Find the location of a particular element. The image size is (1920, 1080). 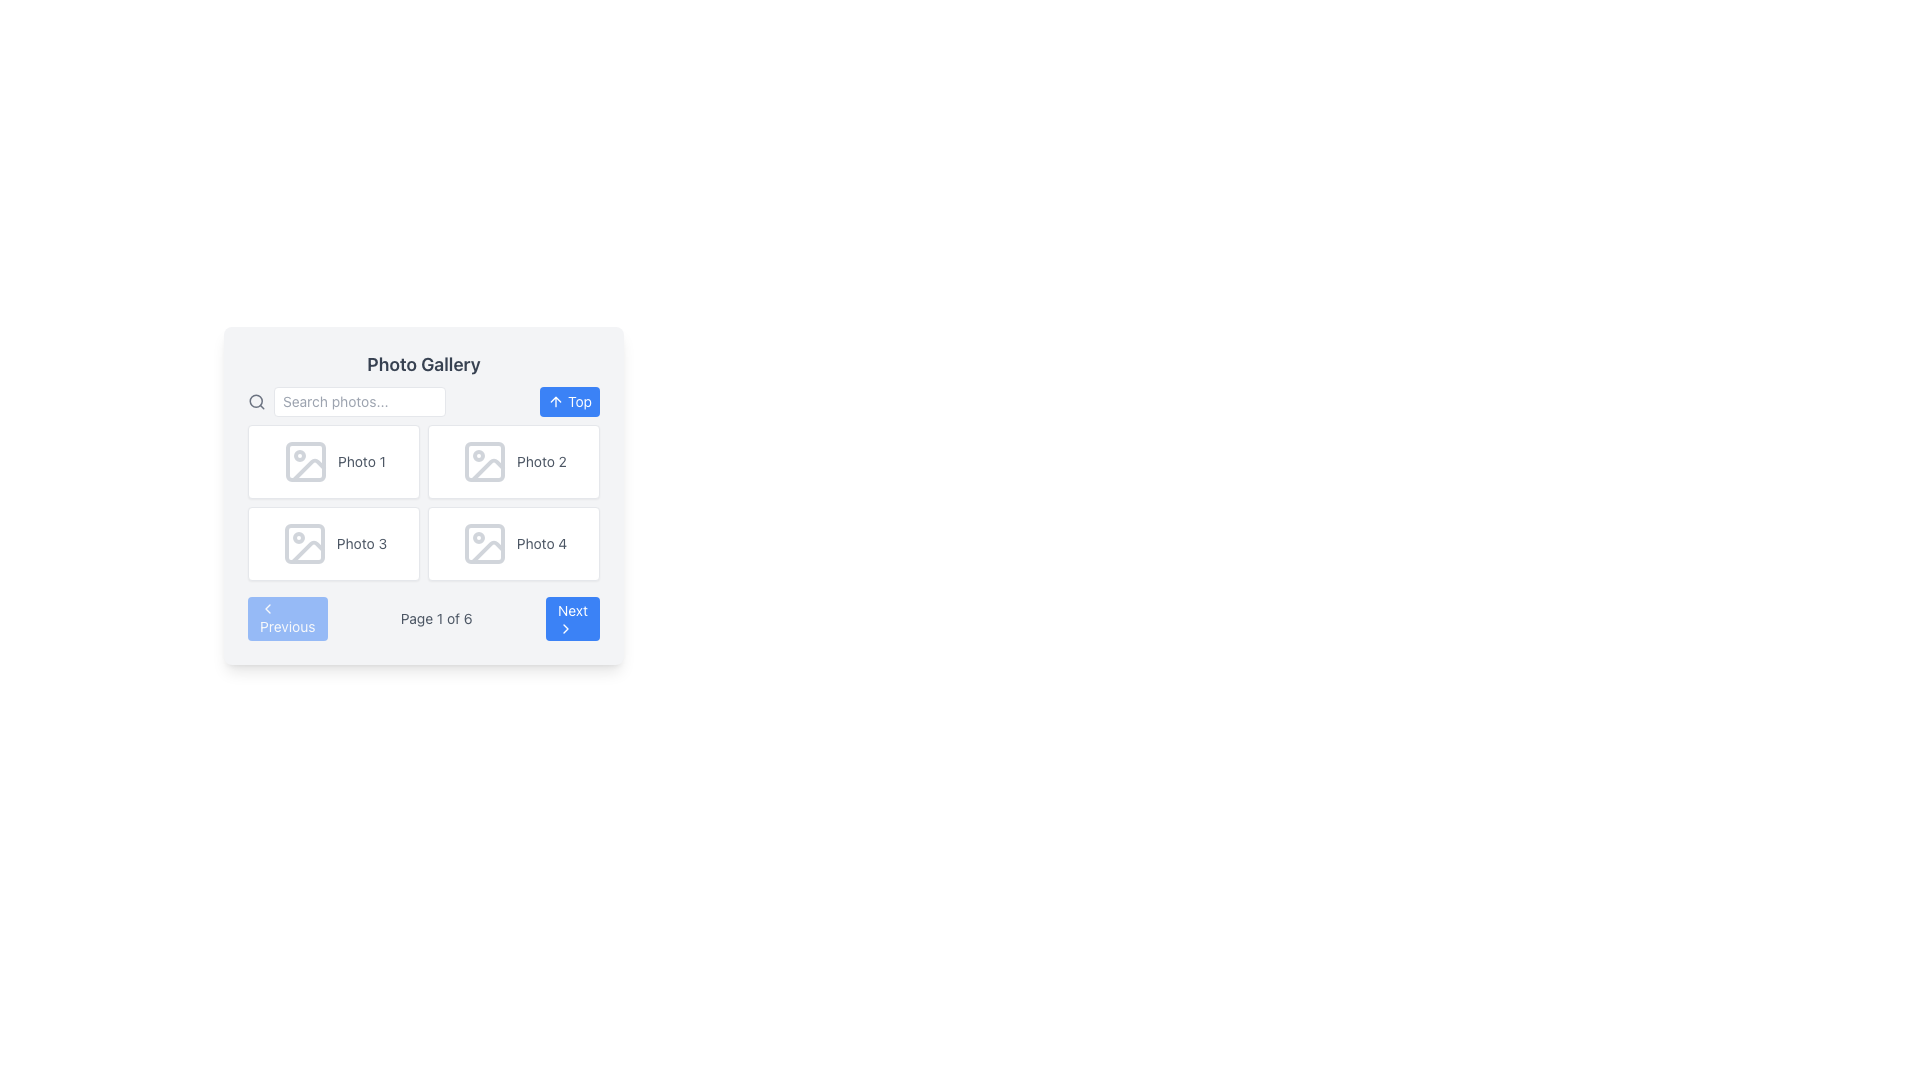

the SVG icon representing the image symbol within the white, bordered, rounded rectangular block labeled 'Photo 1' in the upper-left corner of the grid of placeholders is located at coordinates (305, 462).